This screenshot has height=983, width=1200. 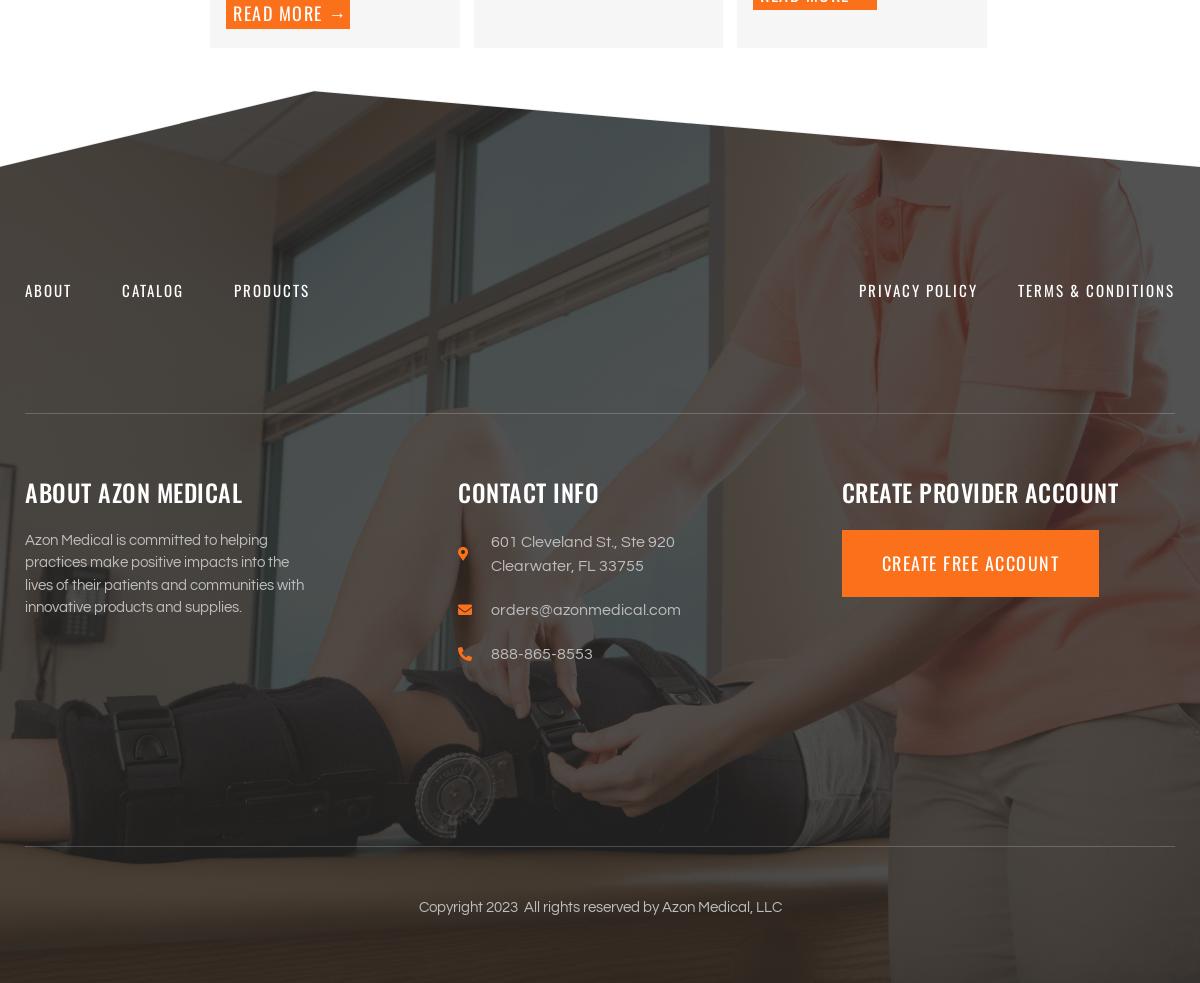 What do you see at coordinates (152, 289) in the screenshot?
I see `'Catalog'` at bounding box center [152, 289].